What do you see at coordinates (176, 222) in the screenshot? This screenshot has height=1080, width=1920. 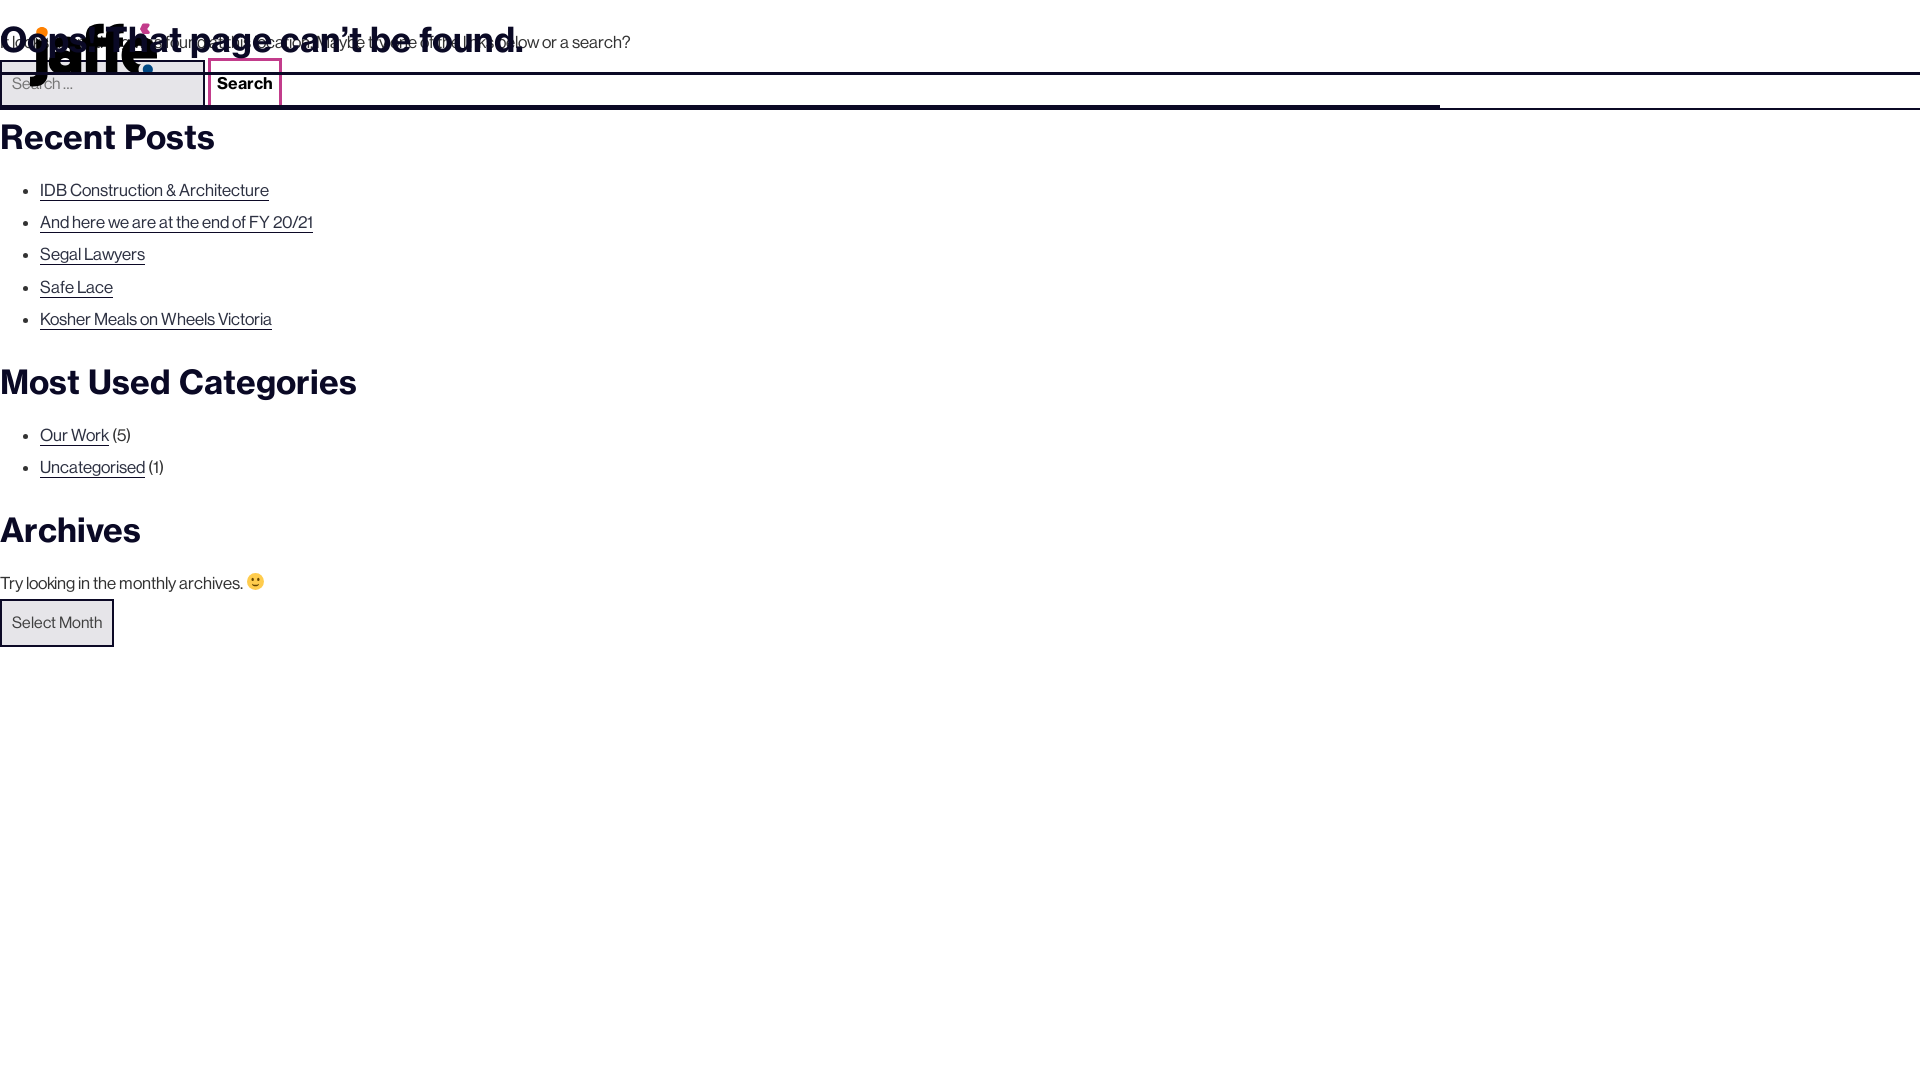 I see `'And here we are at the end of FY 20/21'` at bounding box center [176, 222].